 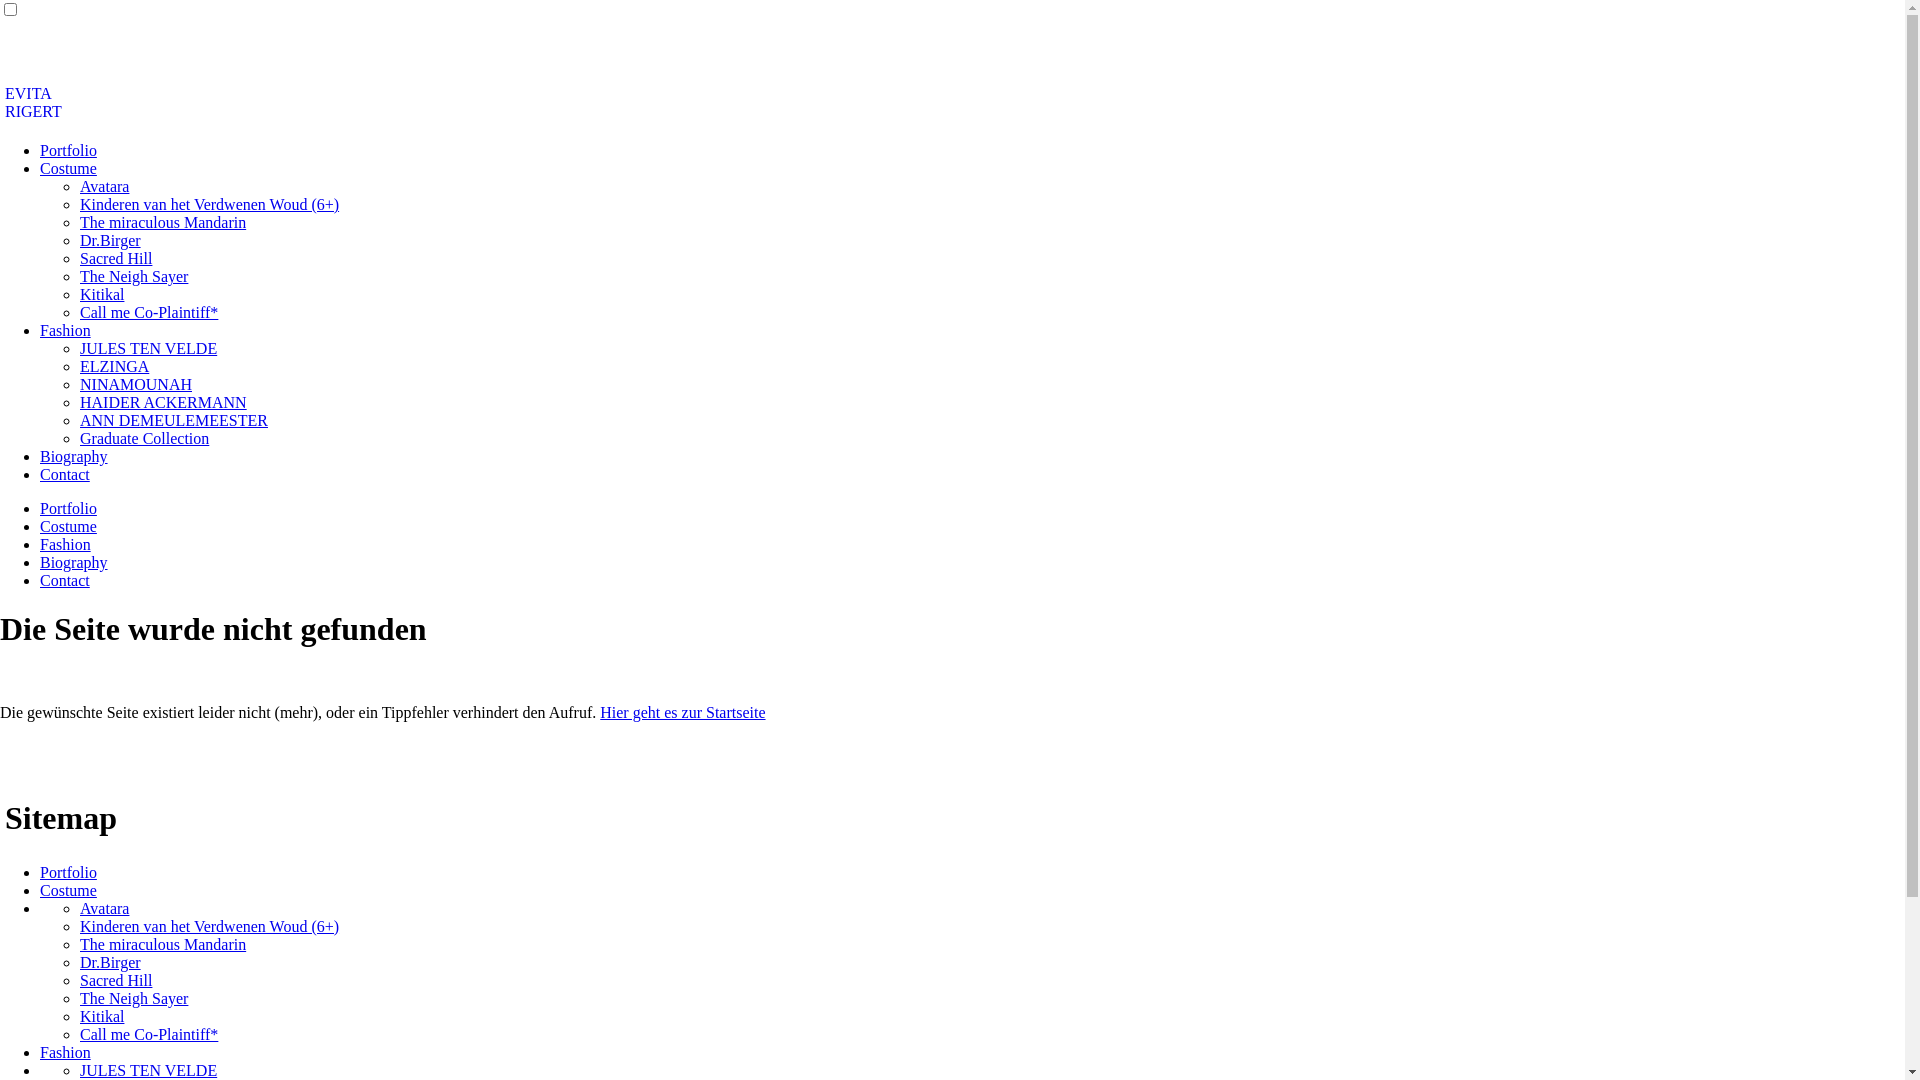 I want to click on 'EVITA, so click(x=33, y=102).